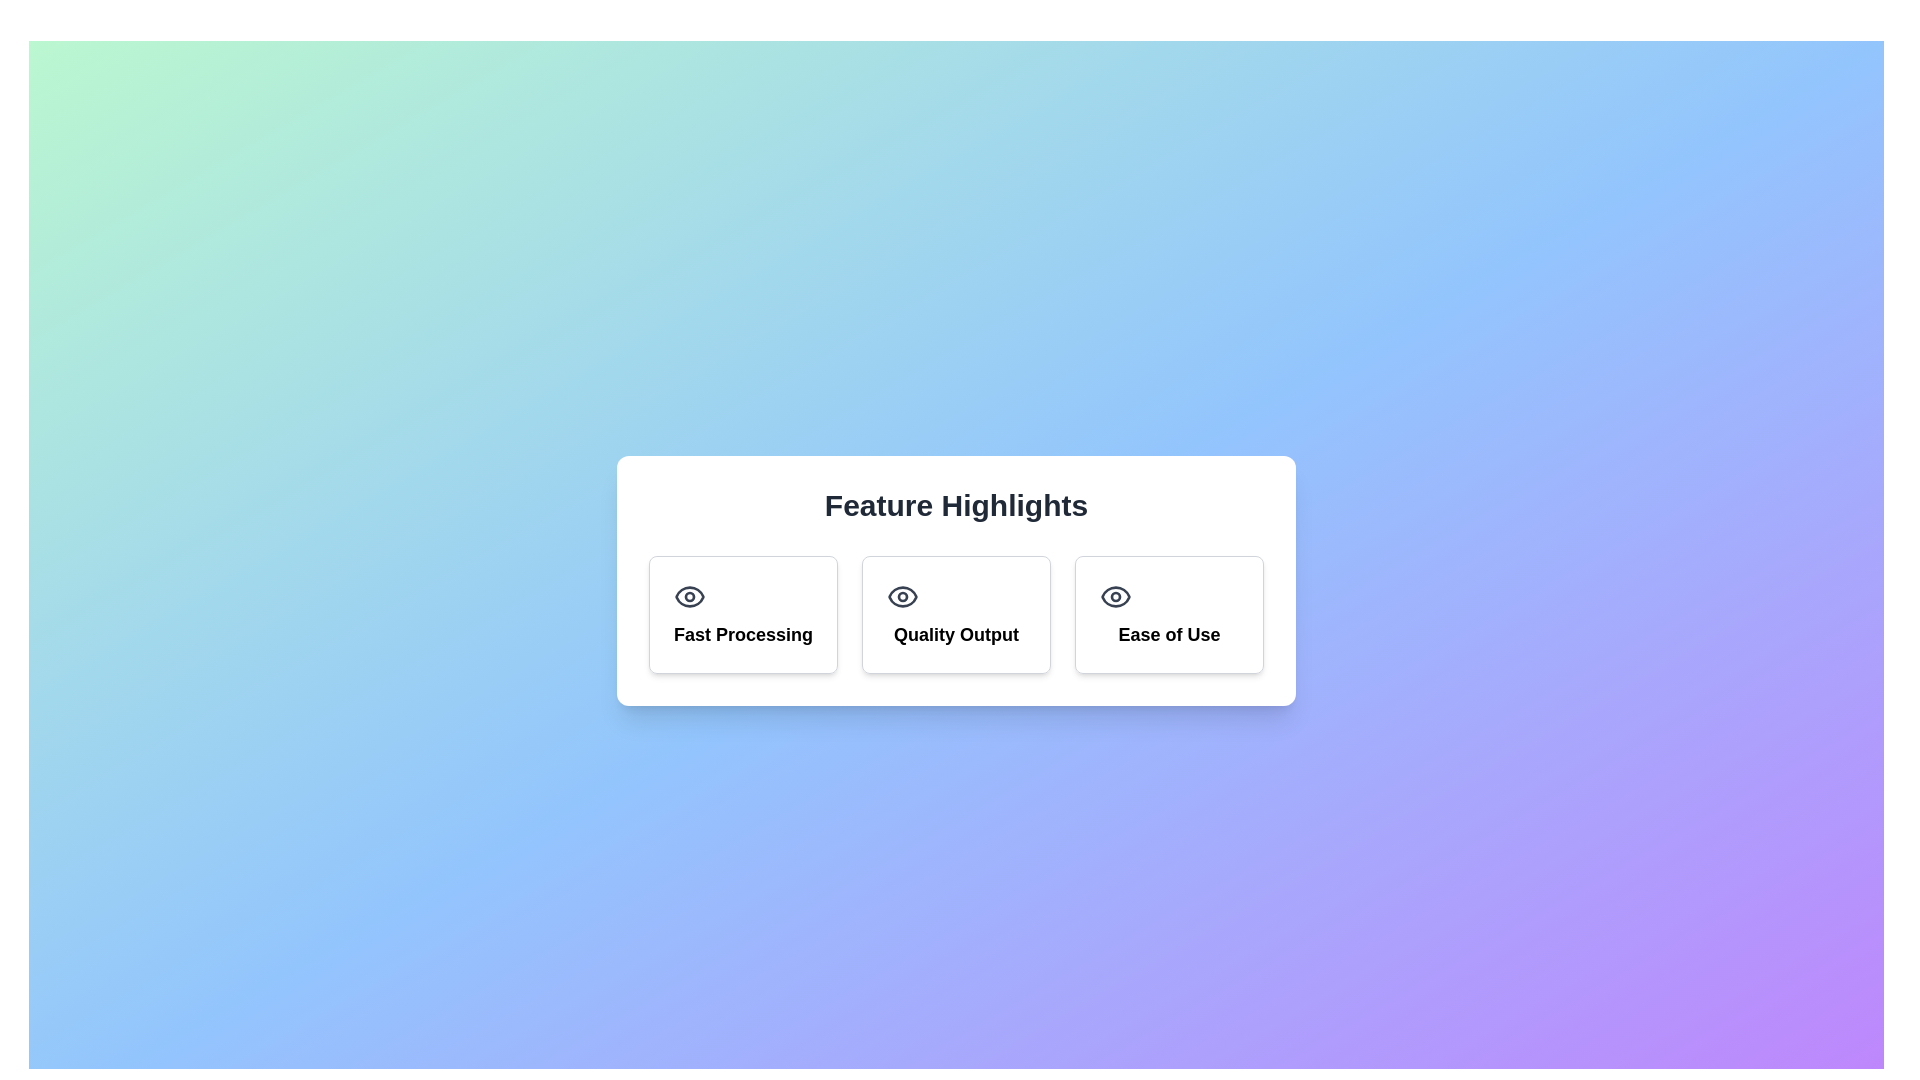 The height and width of the screenshot is (1080, 1920). I want to click on the 'Quality Output' icon, which is the top visual component of the middle card in a row of three cards, so click(901, 596).